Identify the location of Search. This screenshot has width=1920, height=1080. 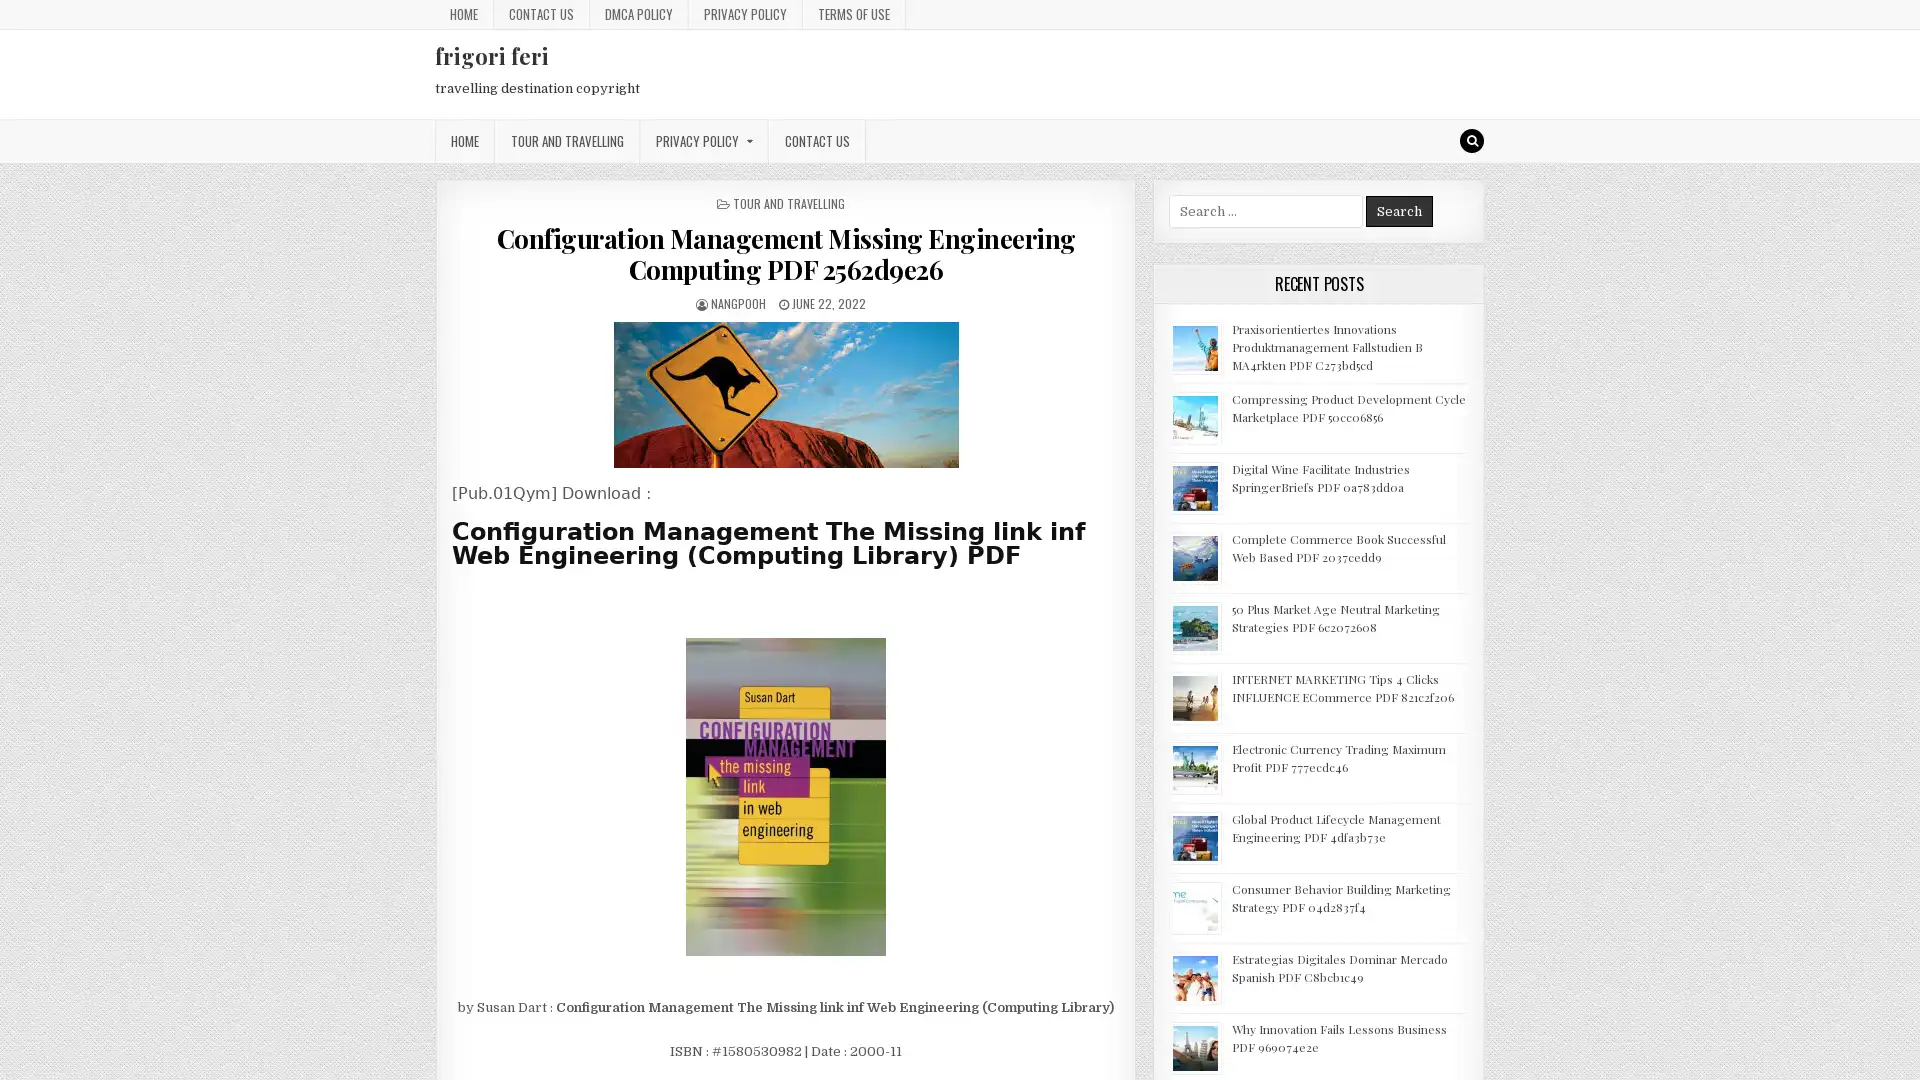
(1398, 211).